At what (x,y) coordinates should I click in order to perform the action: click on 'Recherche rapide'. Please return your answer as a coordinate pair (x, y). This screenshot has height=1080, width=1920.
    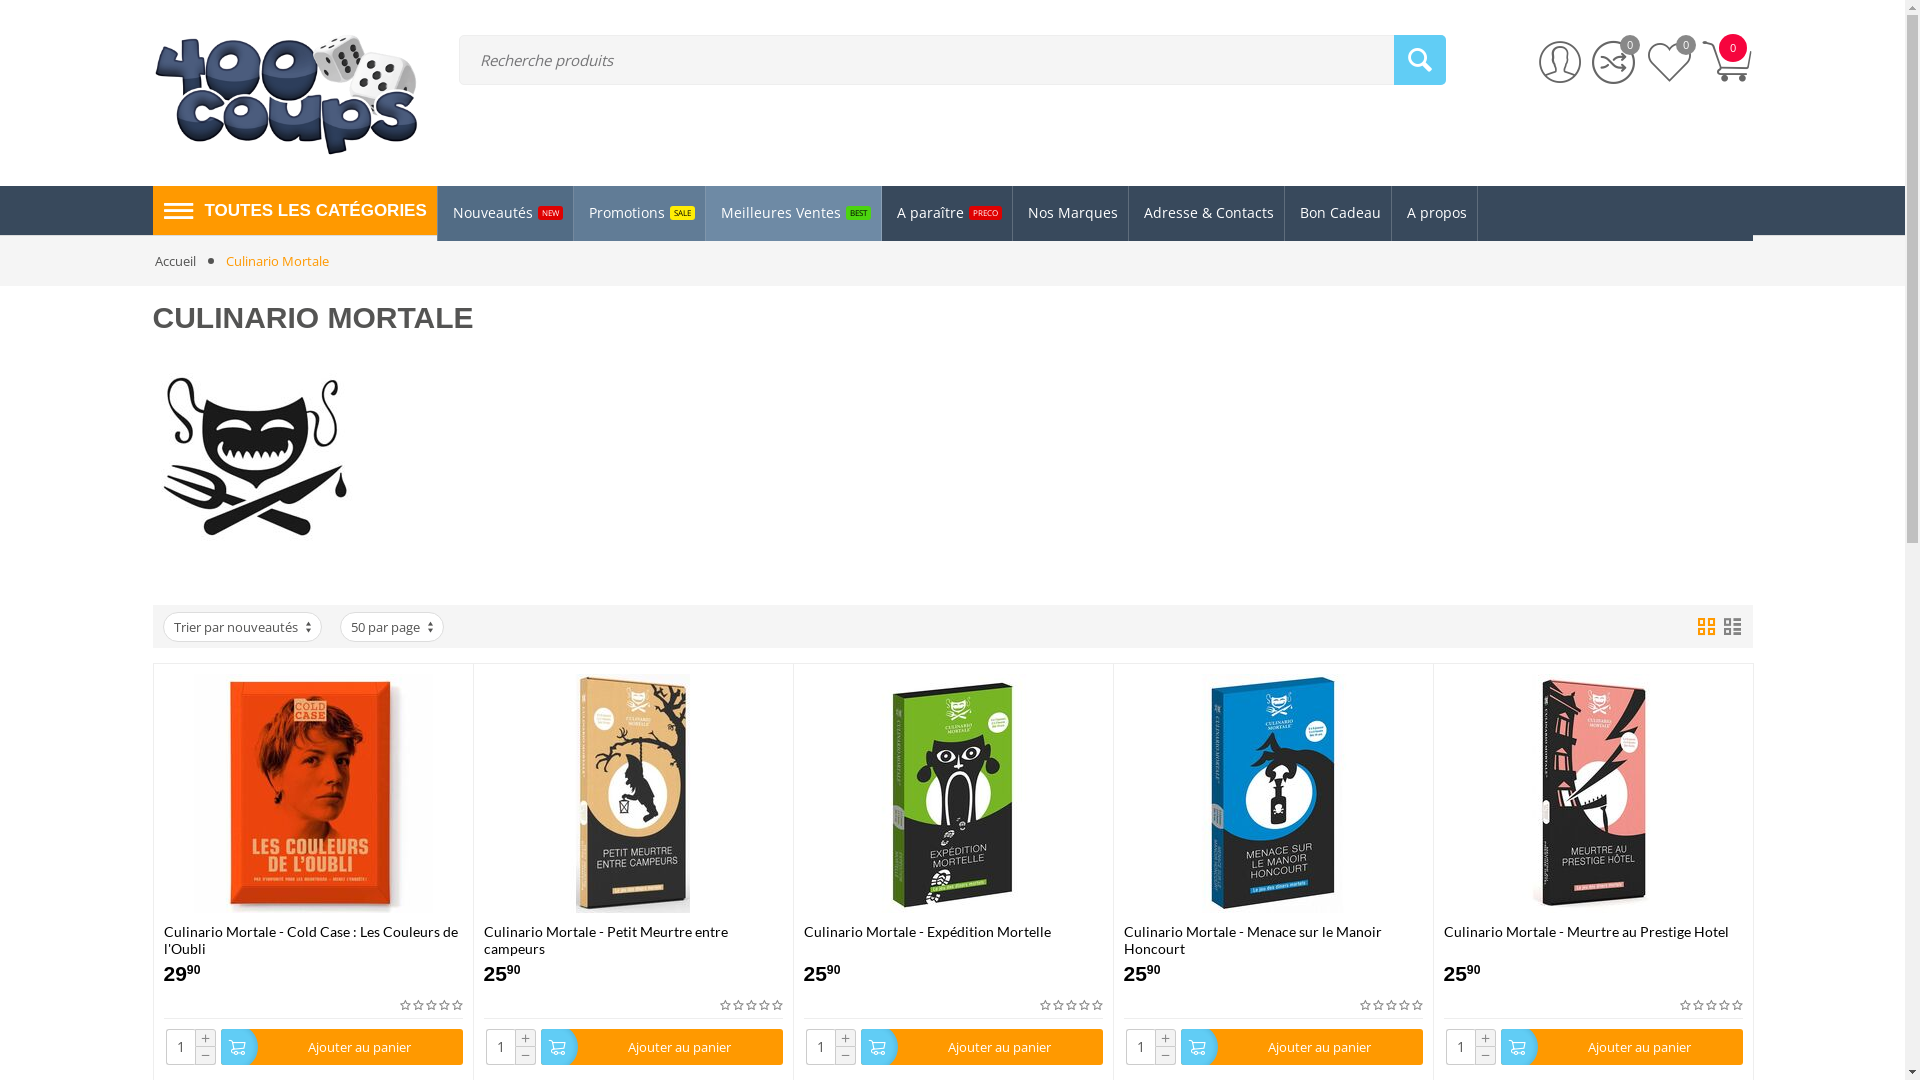
    Looking at the image, I should click on (1419, 59).